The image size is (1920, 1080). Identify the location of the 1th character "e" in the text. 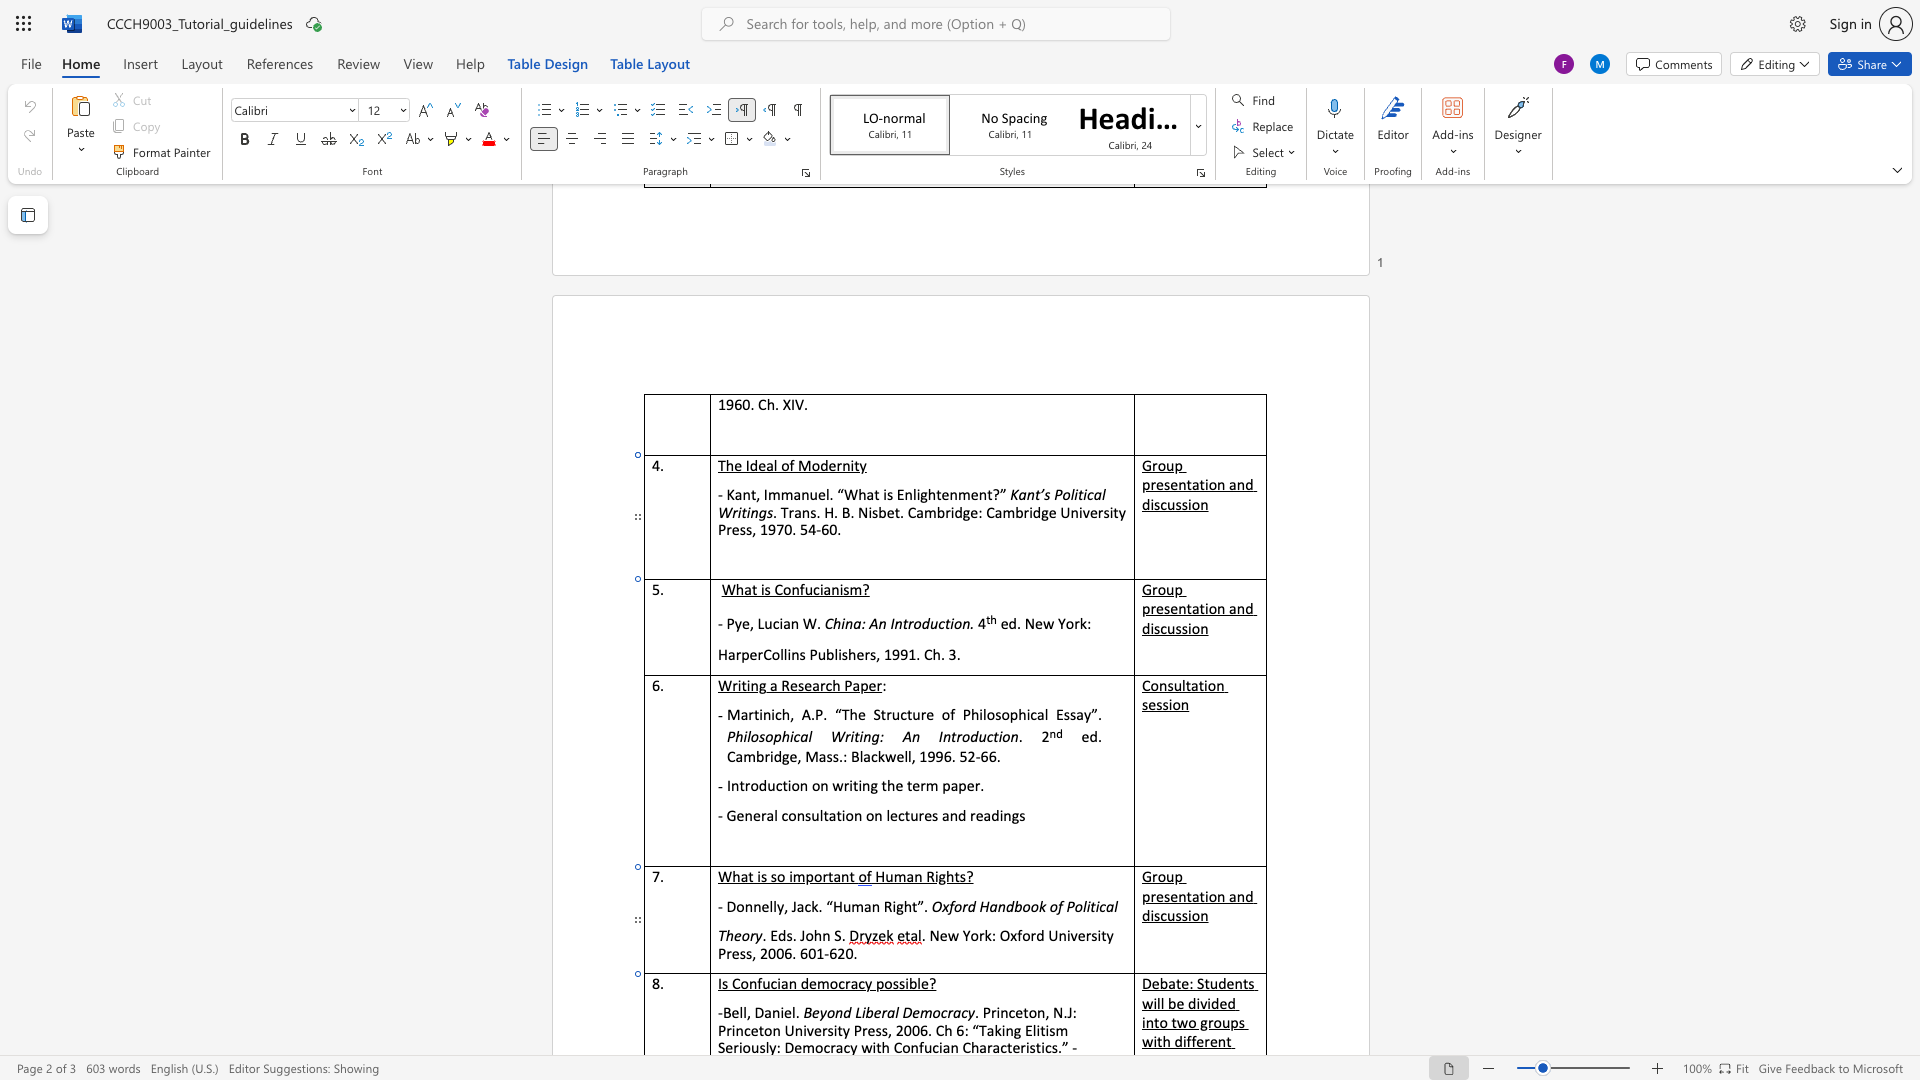
(792, 684).